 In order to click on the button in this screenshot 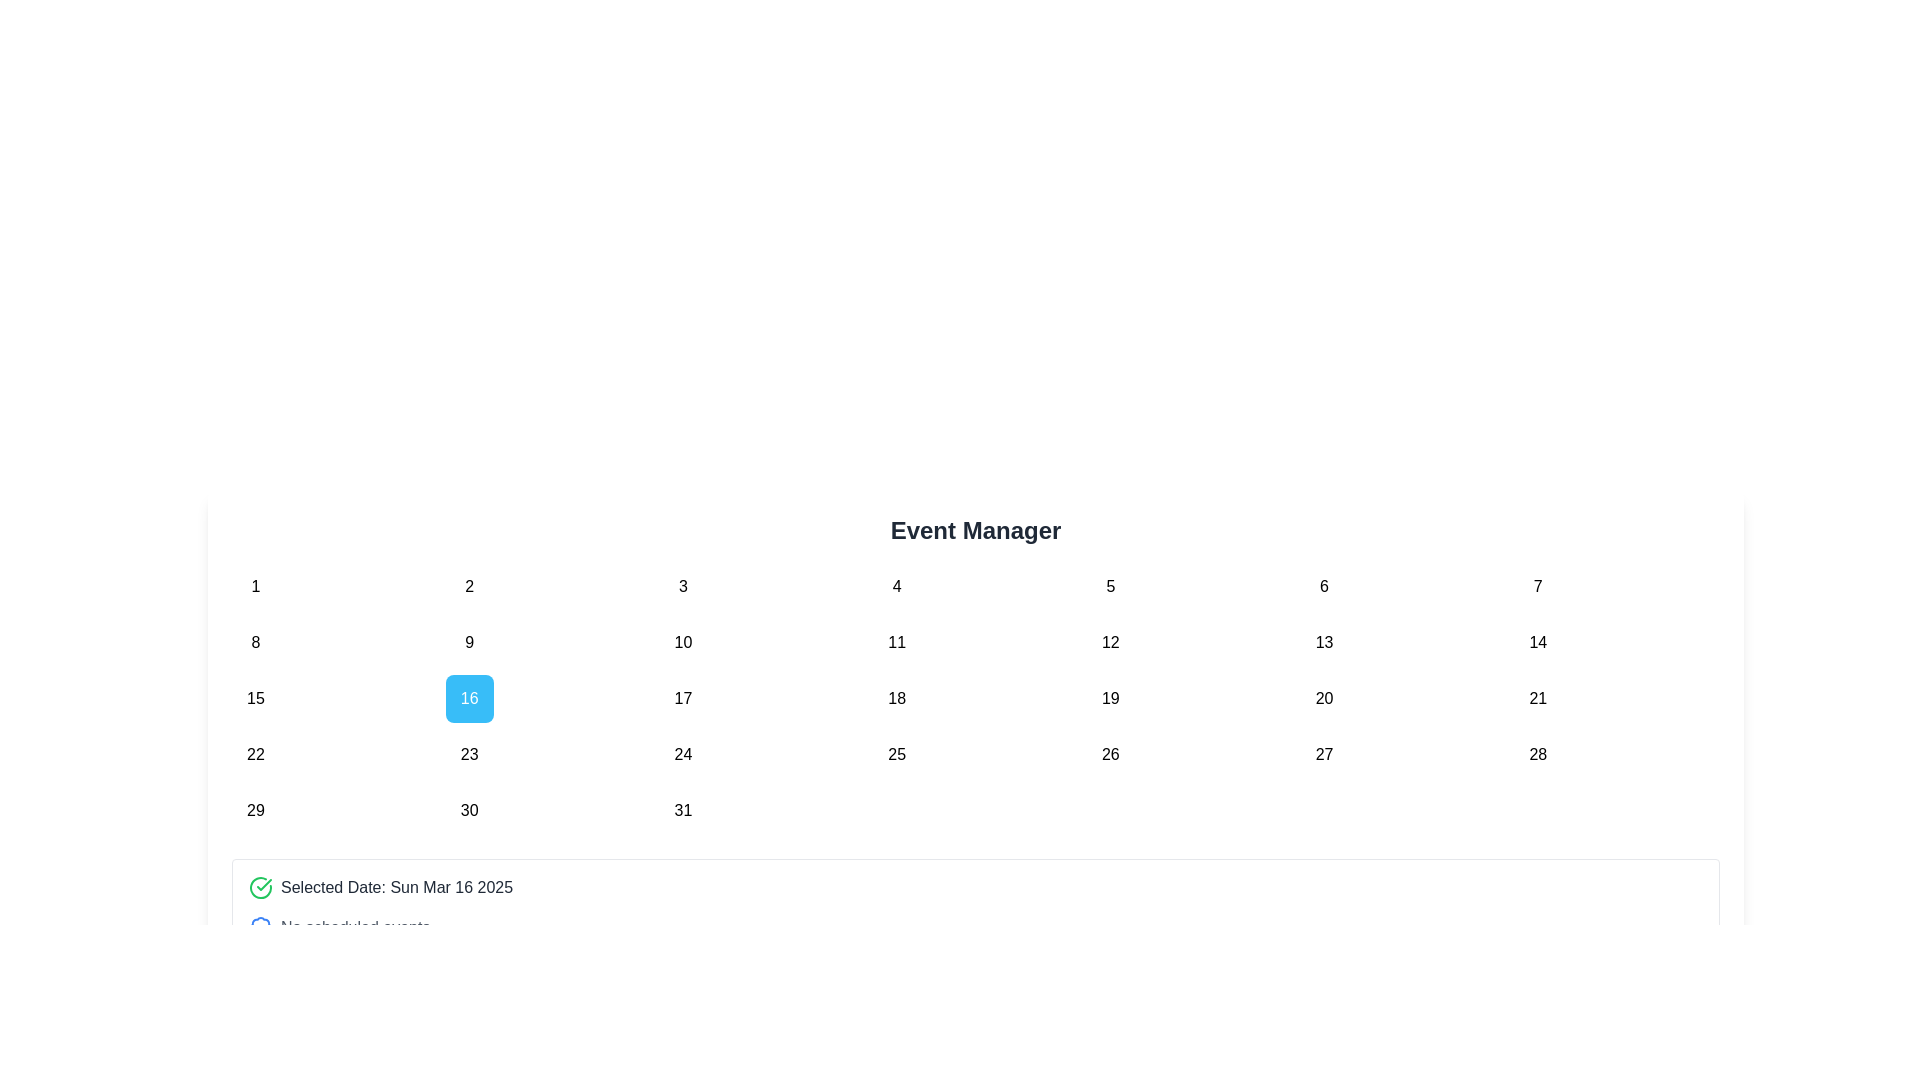, I will do `click(683, 755)`.